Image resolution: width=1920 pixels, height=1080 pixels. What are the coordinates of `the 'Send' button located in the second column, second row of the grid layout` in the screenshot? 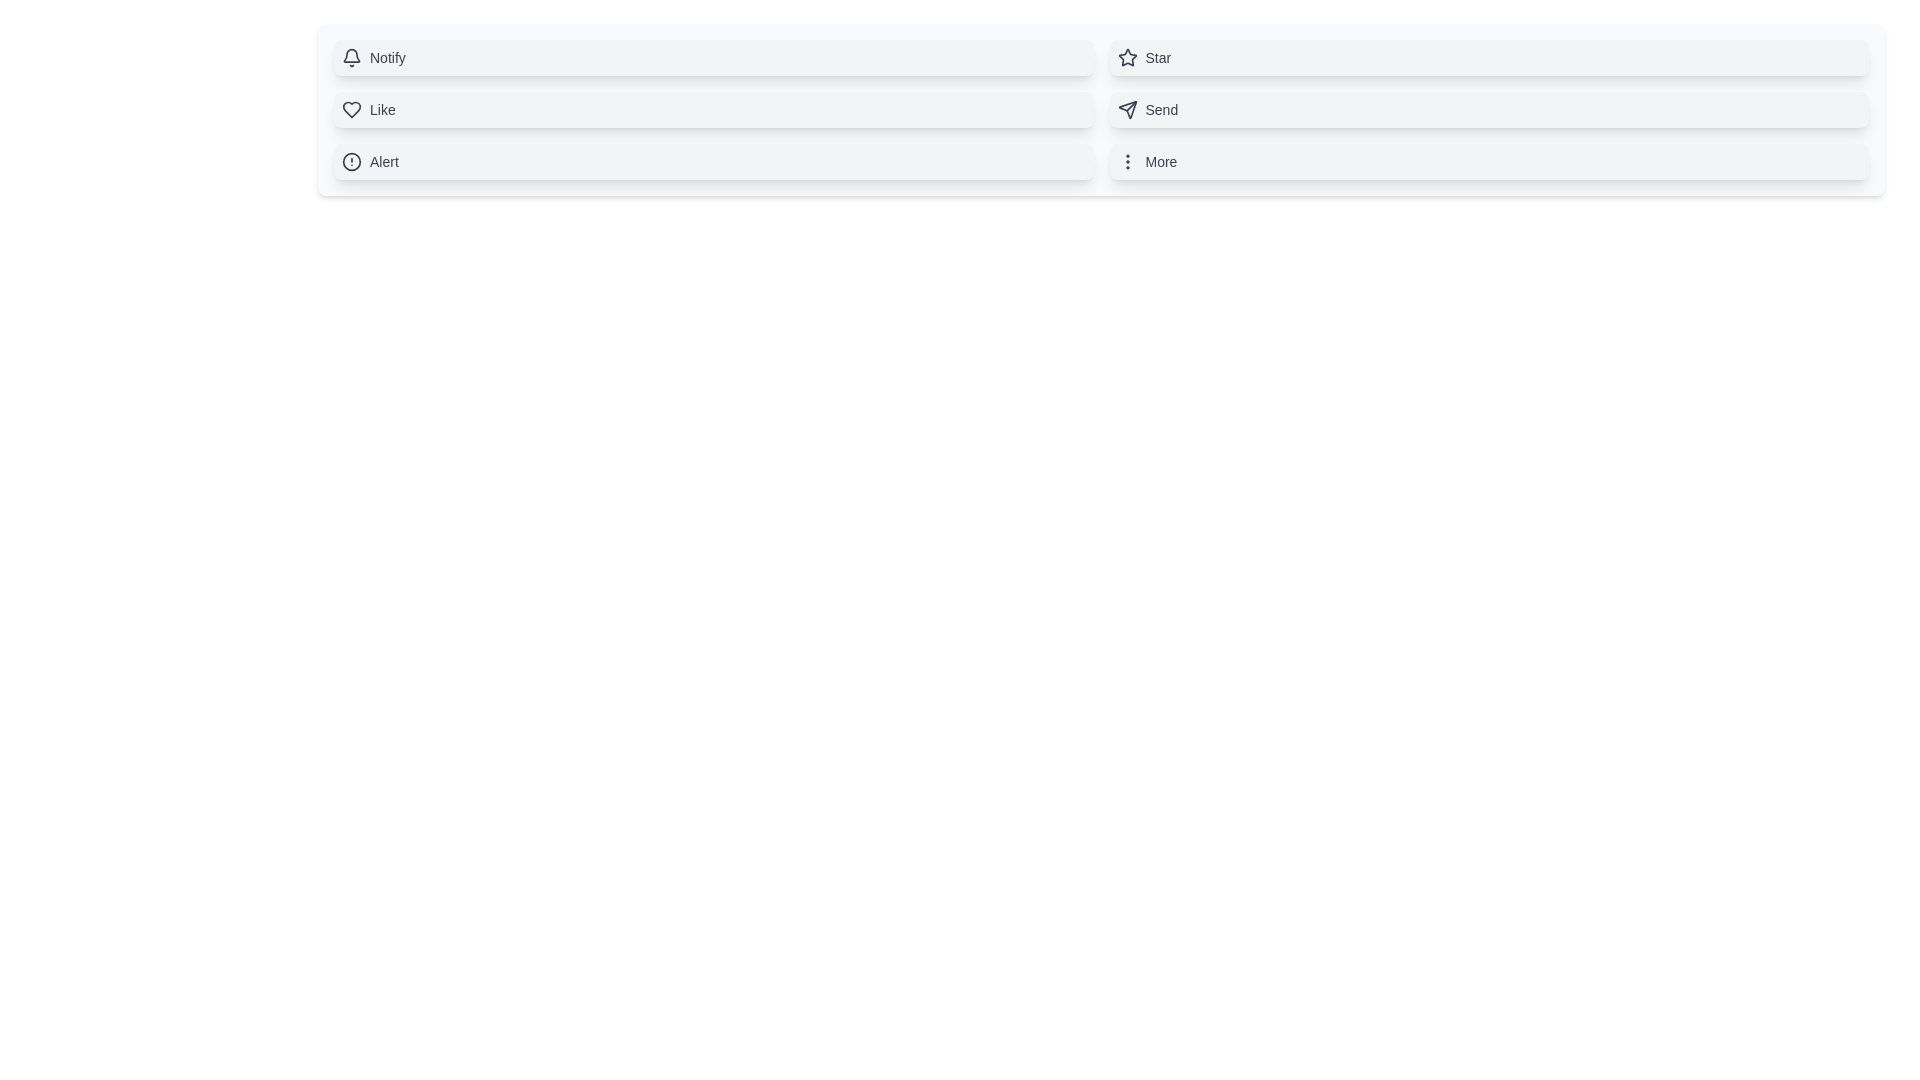 It's located at (1489, 110).